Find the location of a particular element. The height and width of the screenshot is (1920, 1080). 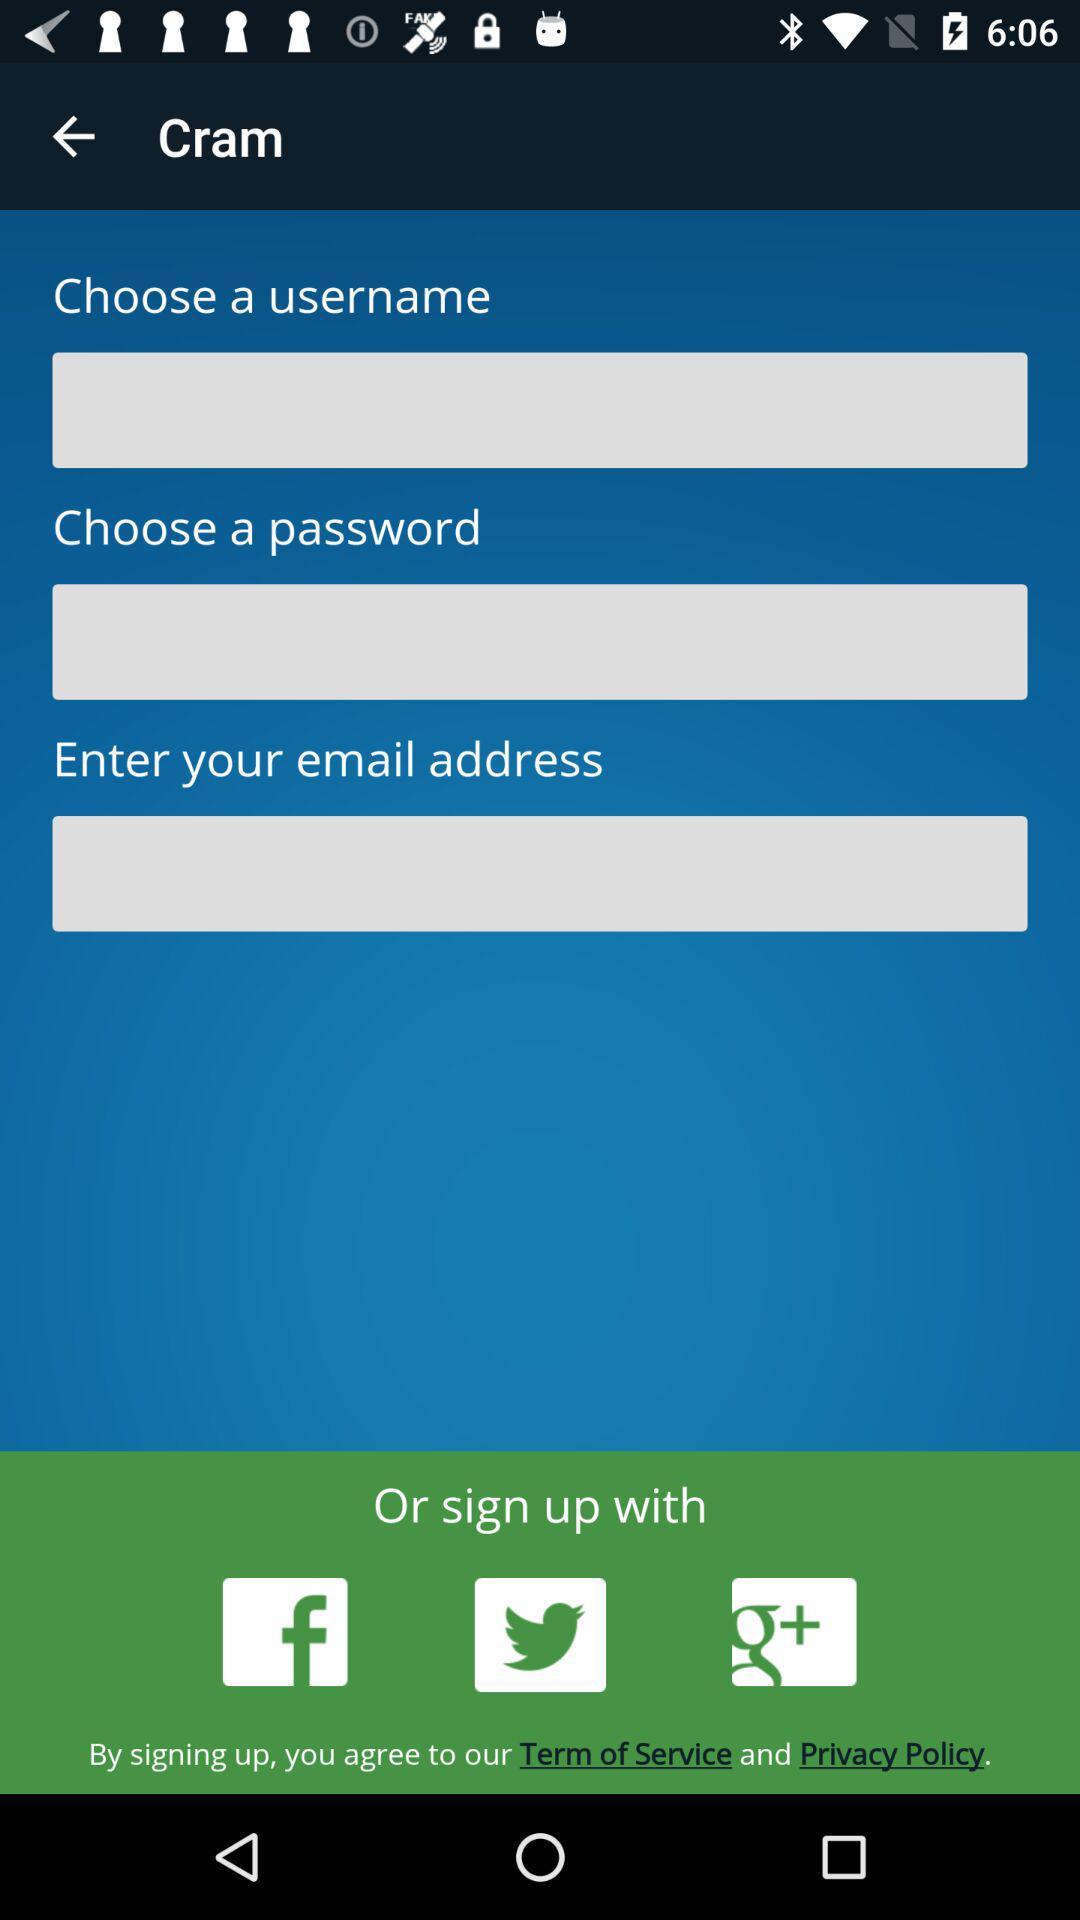

text box to enter email address is located at coordinates (540, 873).